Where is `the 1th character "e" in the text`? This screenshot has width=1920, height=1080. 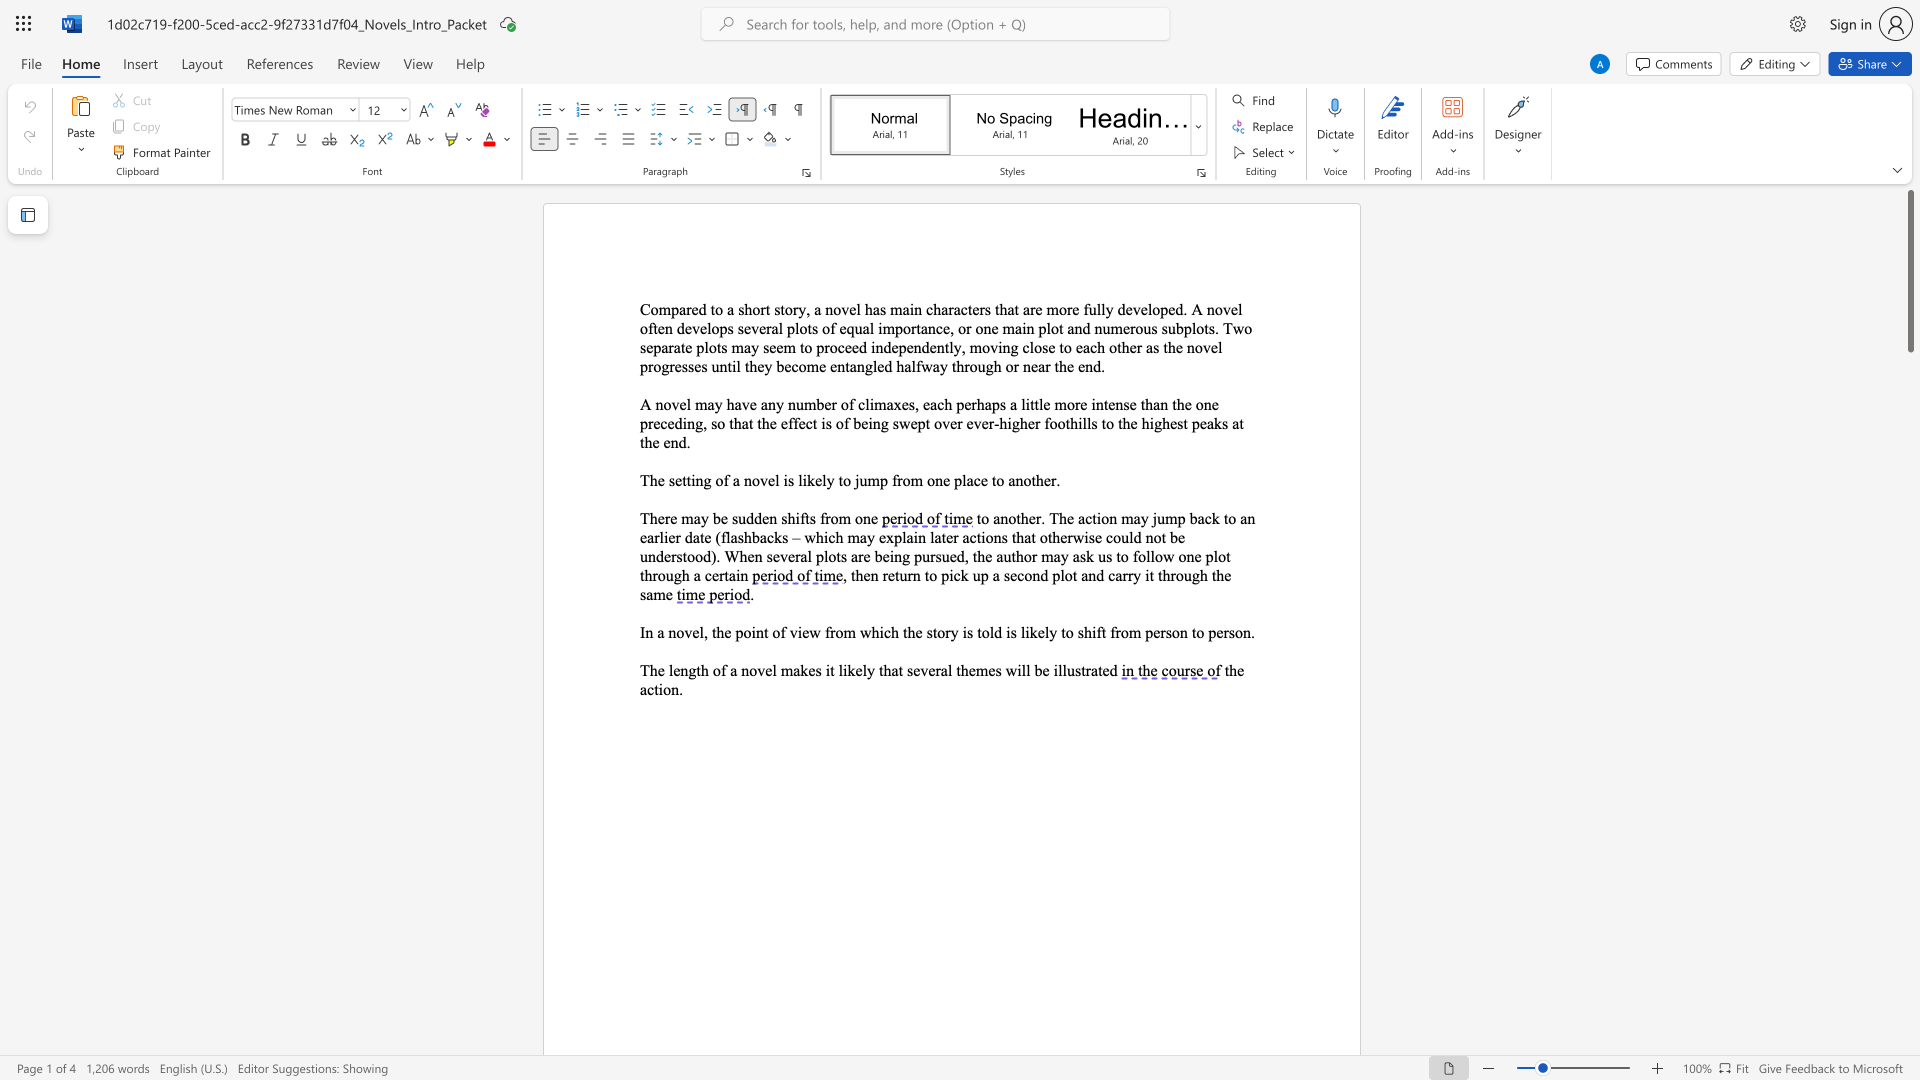
the 1th character "e" in the text is located at coordinates (661, 480).